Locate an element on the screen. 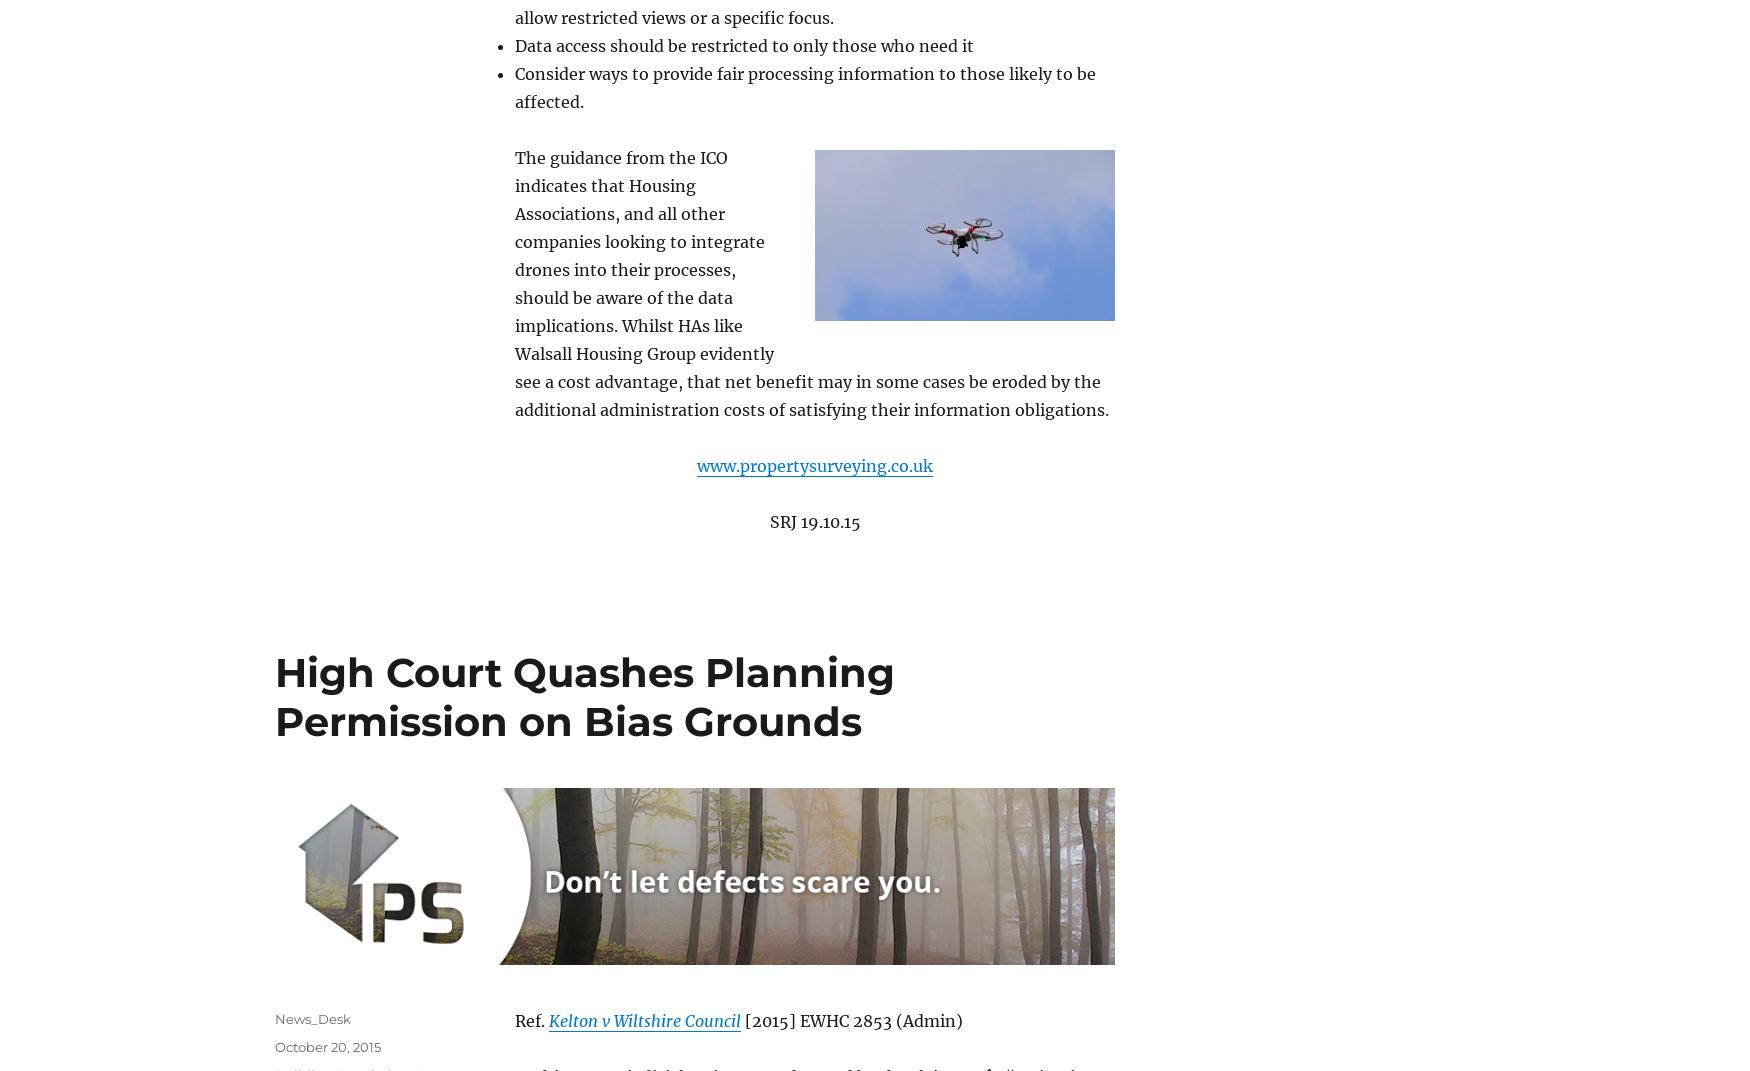 This screenshot has width=1750, height=1071. 'October 20, 2015' is located at coordinates (327, 1046).